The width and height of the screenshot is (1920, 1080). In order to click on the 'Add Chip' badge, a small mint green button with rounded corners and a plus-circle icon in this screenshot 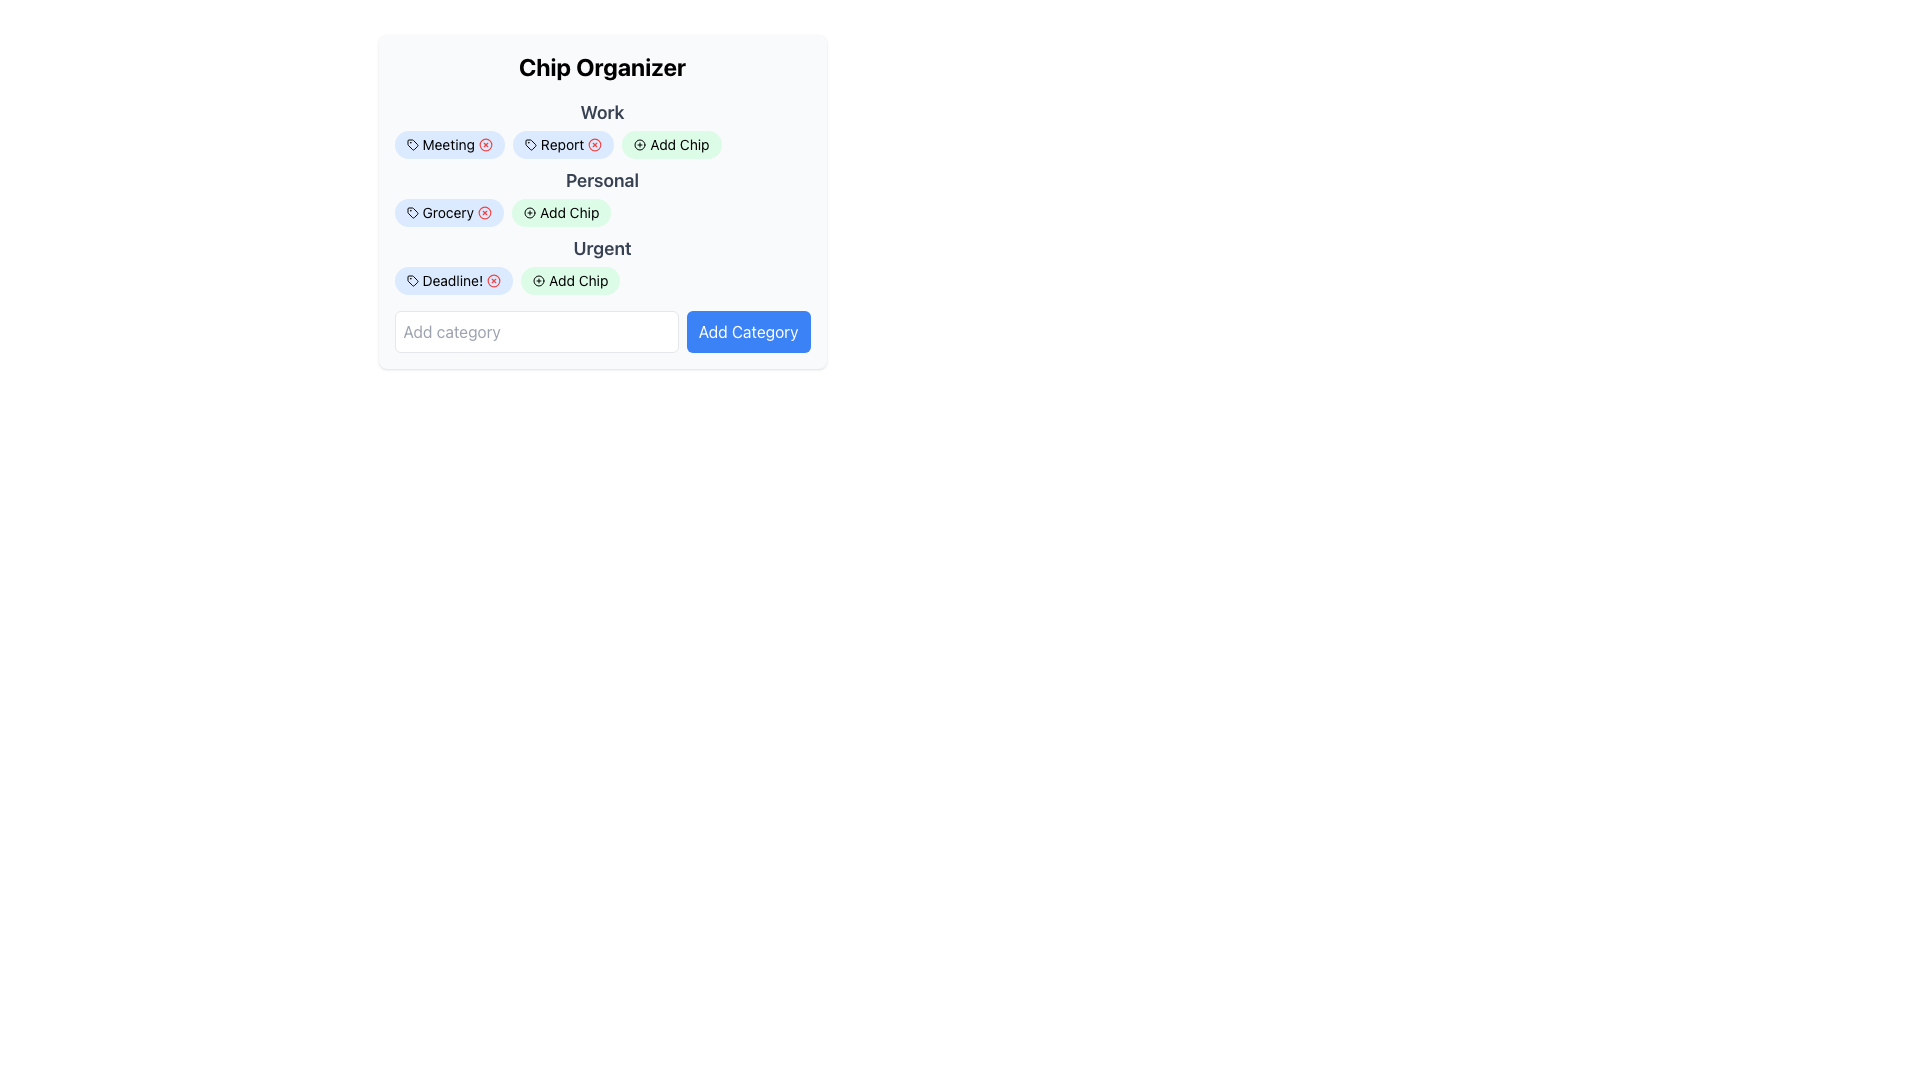, I will do `click(601, 212)`.